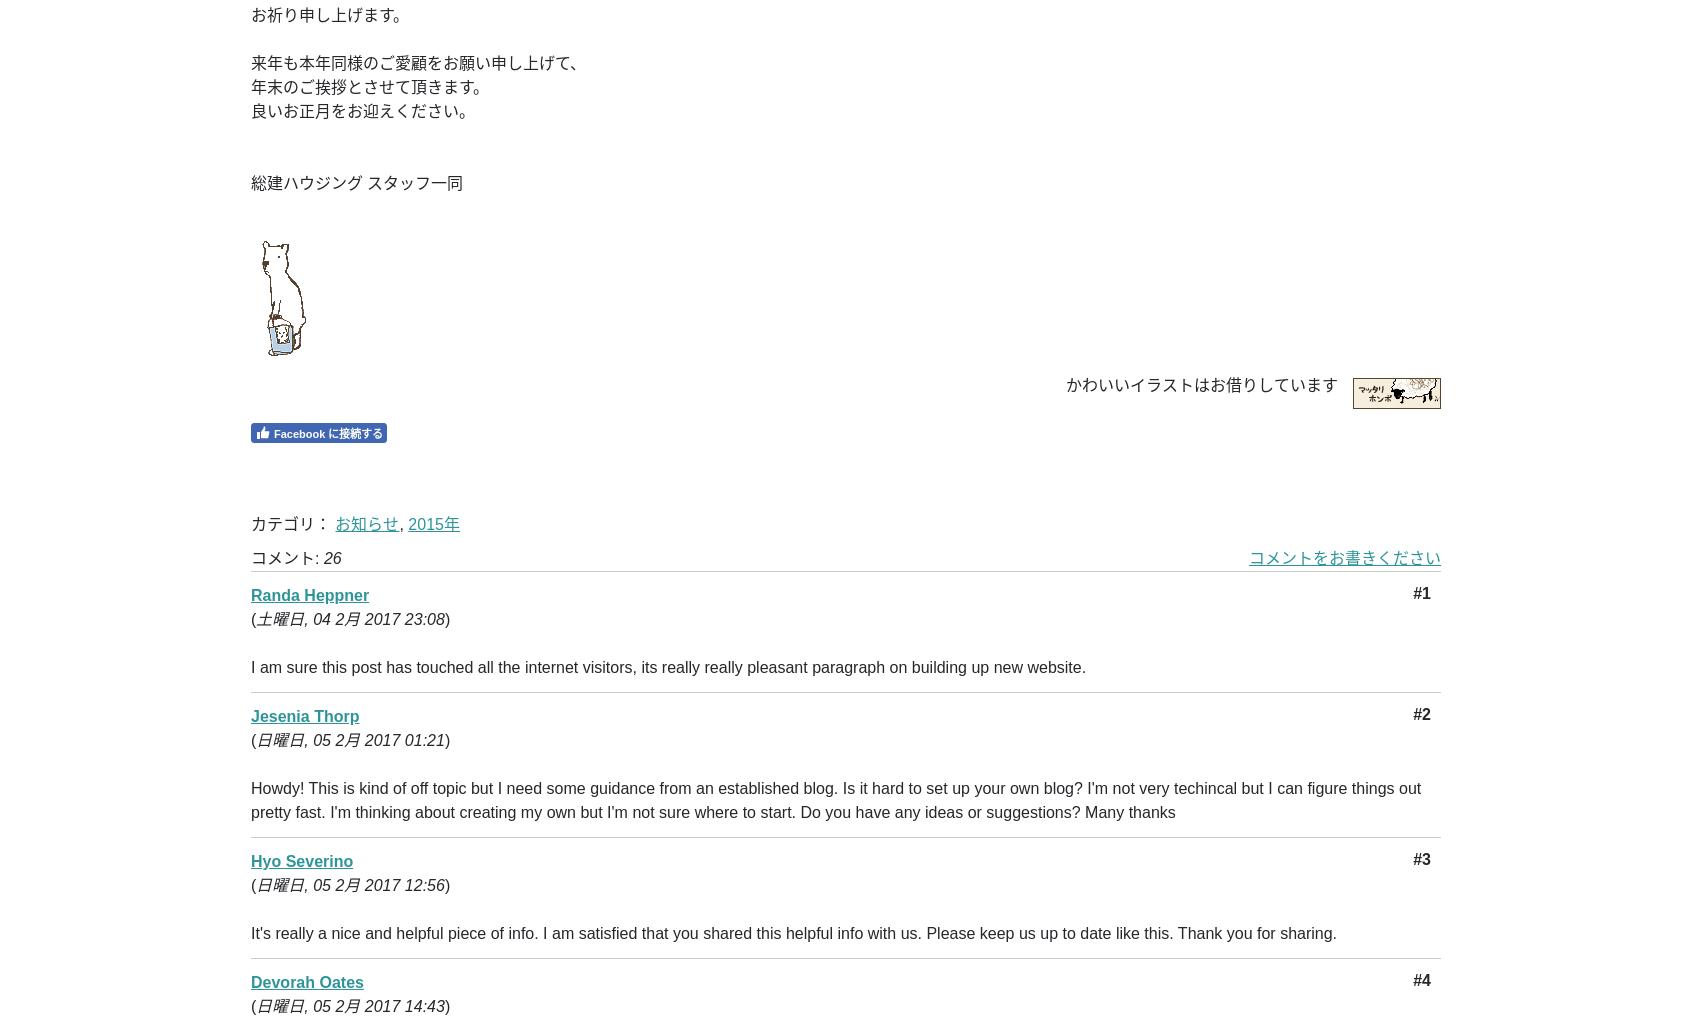  Describe the element at coordinates (668, 667) in the screenshot. I see `'I am sure this post has touched all the internet visitors, its really really pleasant paragraph on building up new website.'` at that location.